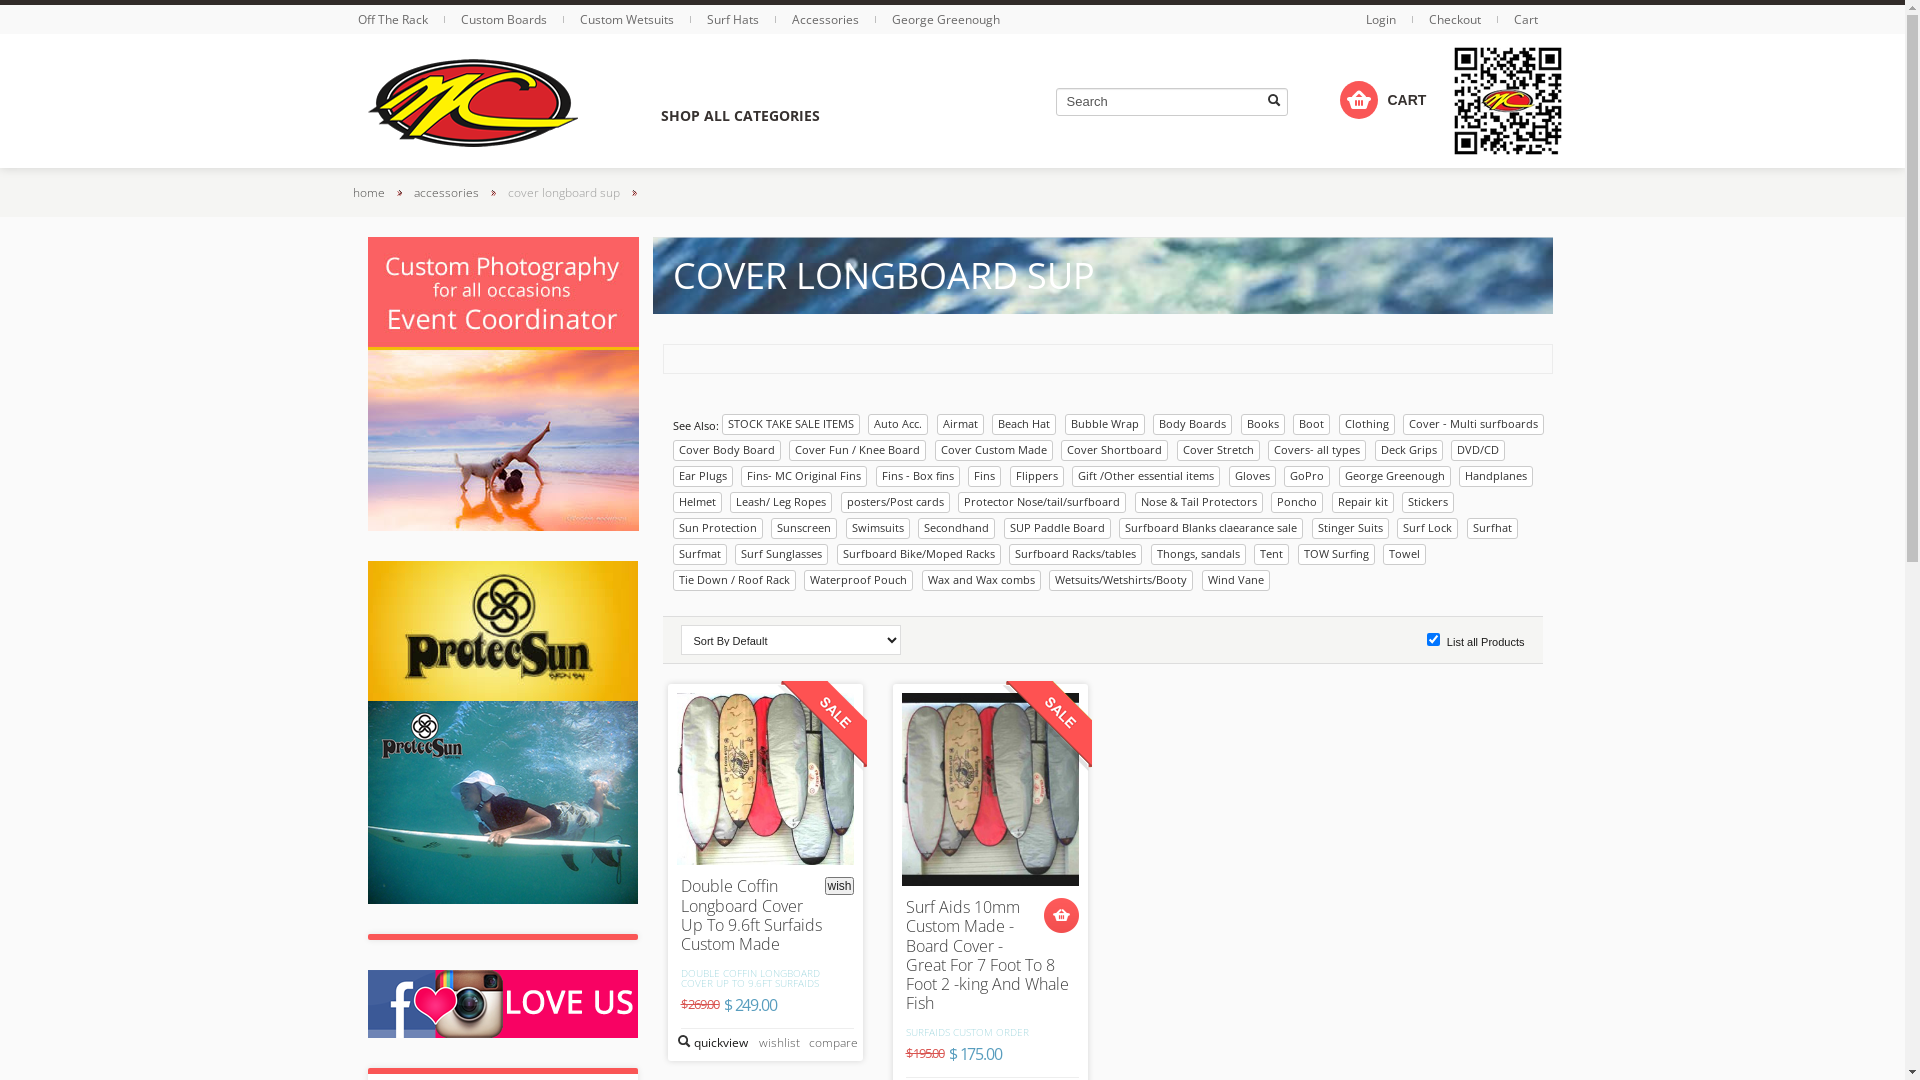  I want to click on 'Body Boards', so click(1192, 423).